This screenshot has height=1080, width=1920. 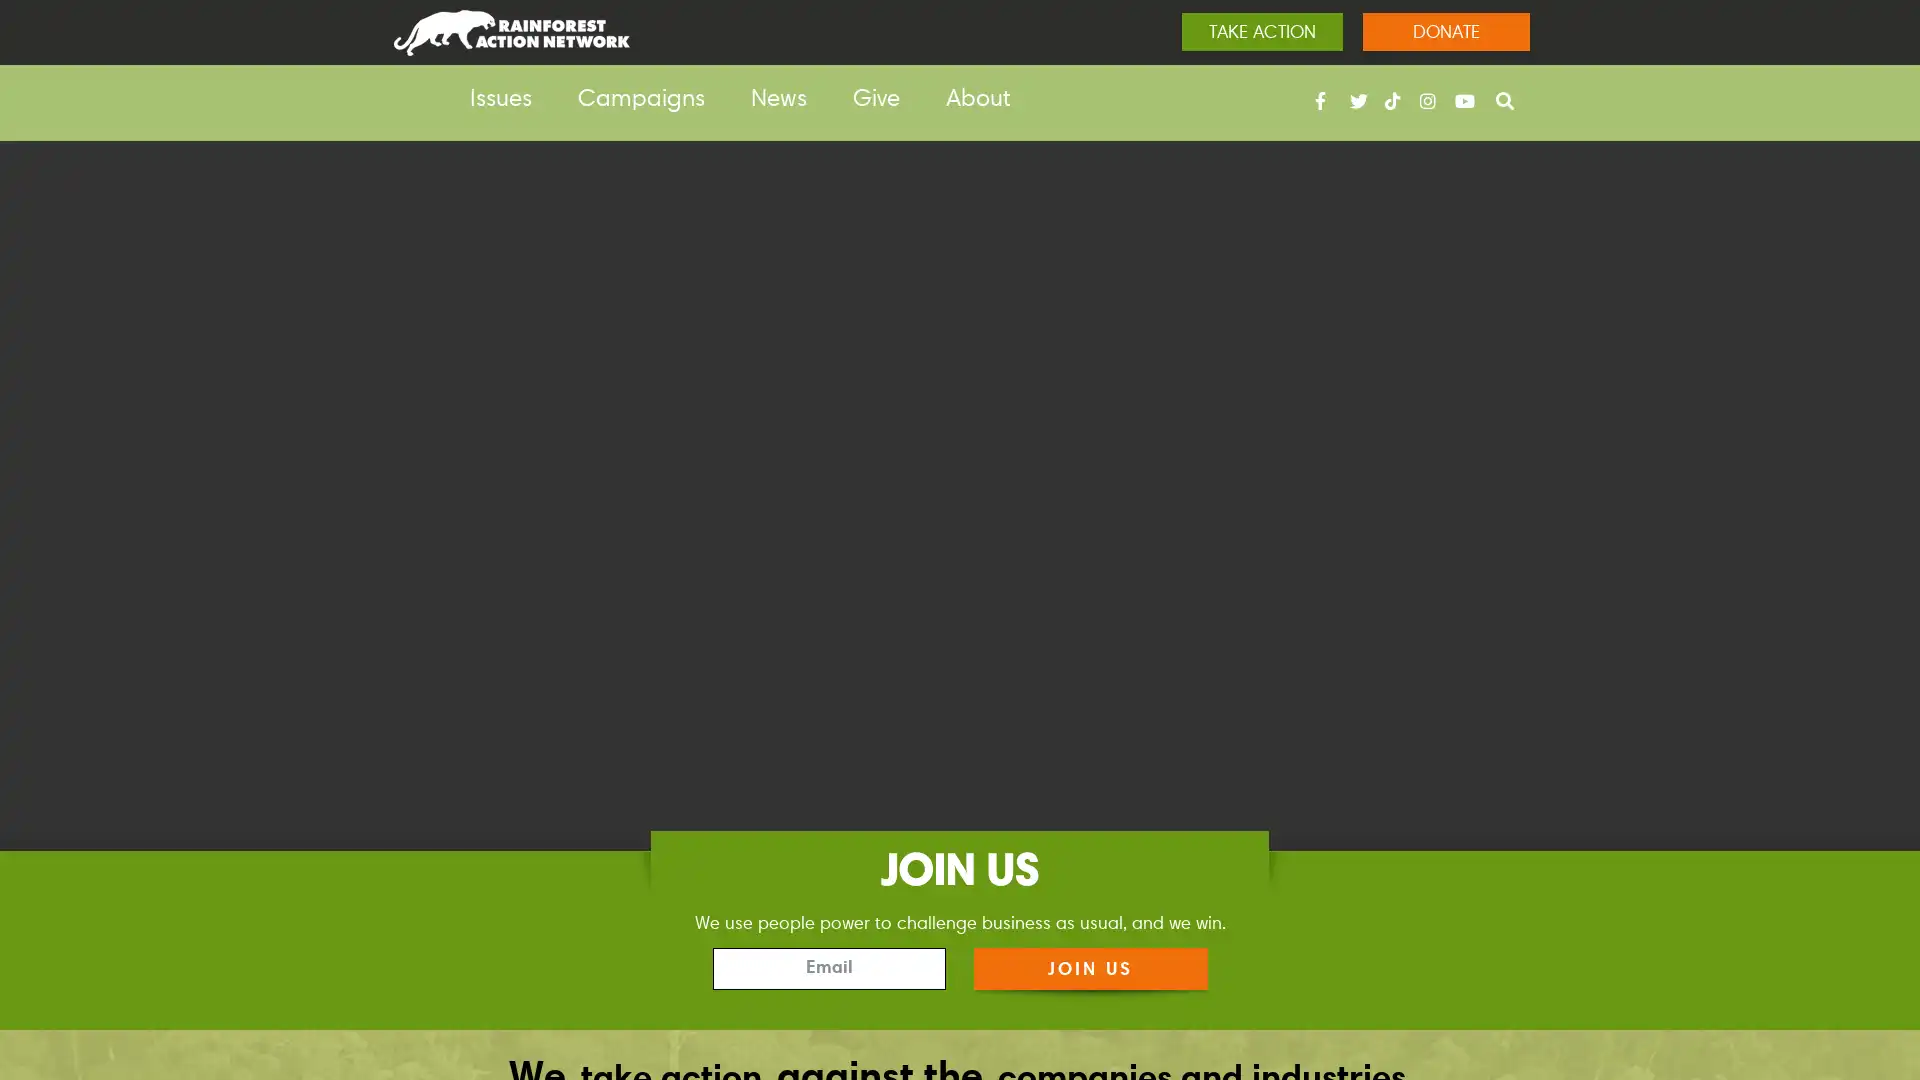 What do you see at coordinates (876, 100) in the screenshot?
I see `Give` at bounding box center [876, 100].